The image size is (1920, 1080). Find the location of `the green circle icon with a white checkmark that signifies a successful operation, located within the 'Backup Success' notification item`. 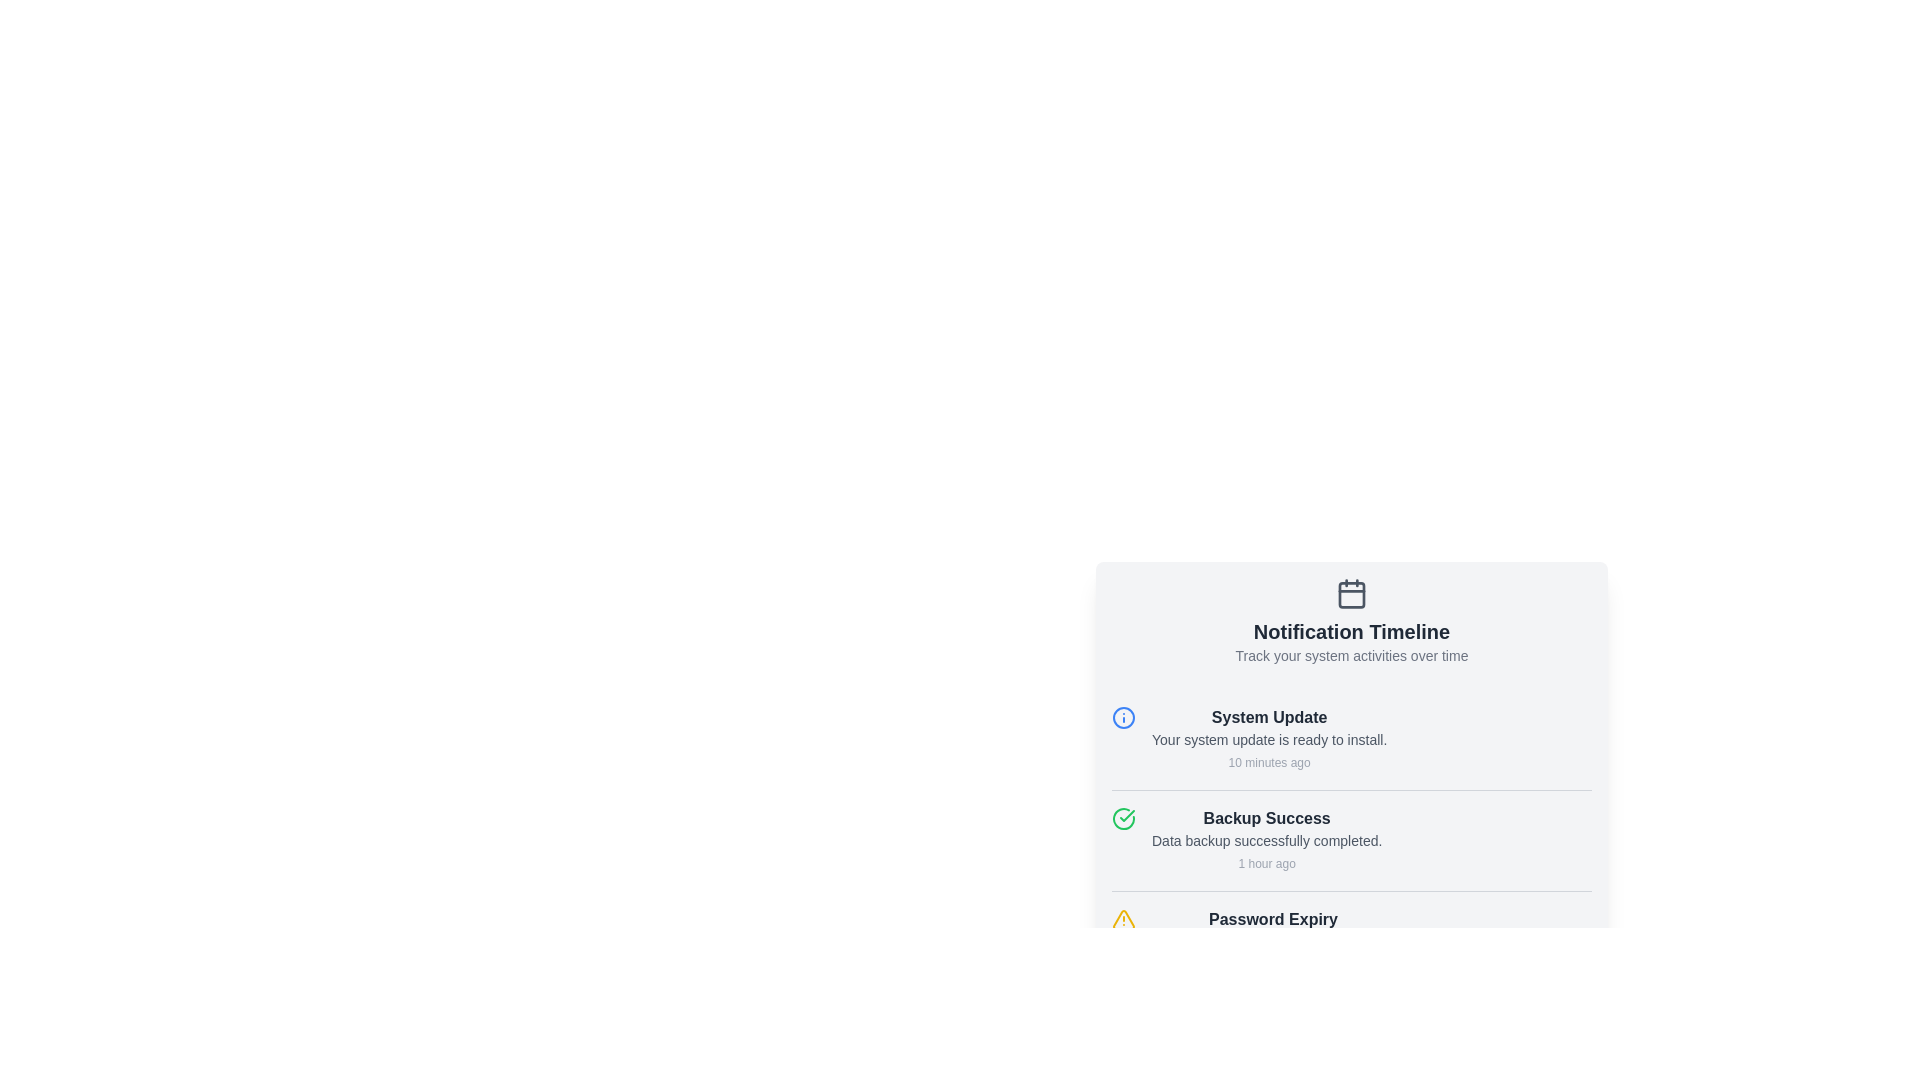

the green circle icon with a white checkmark that signifies a successful operation, located within the 'Backup Success' notification item is located at coordinates (1123, 818).